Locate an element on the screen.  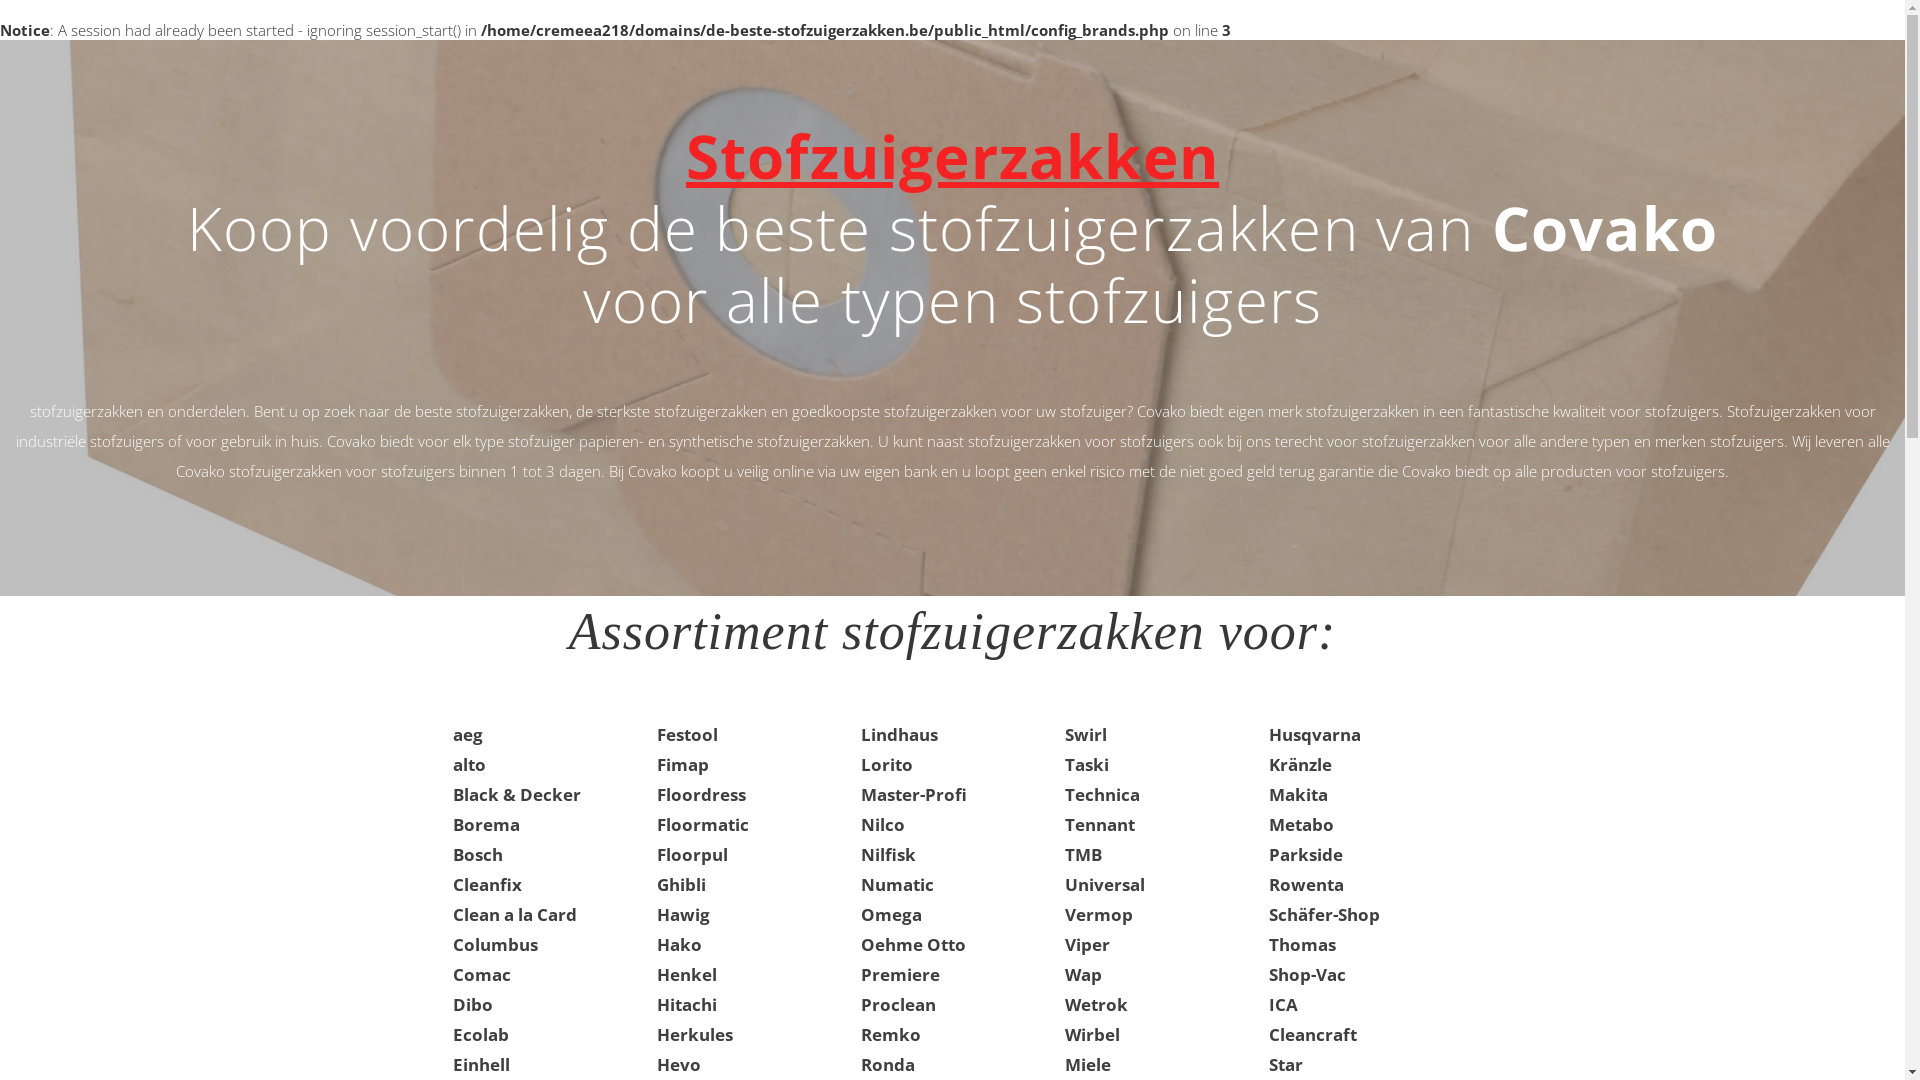
'Wap' is located at coordinates (1081, 973).